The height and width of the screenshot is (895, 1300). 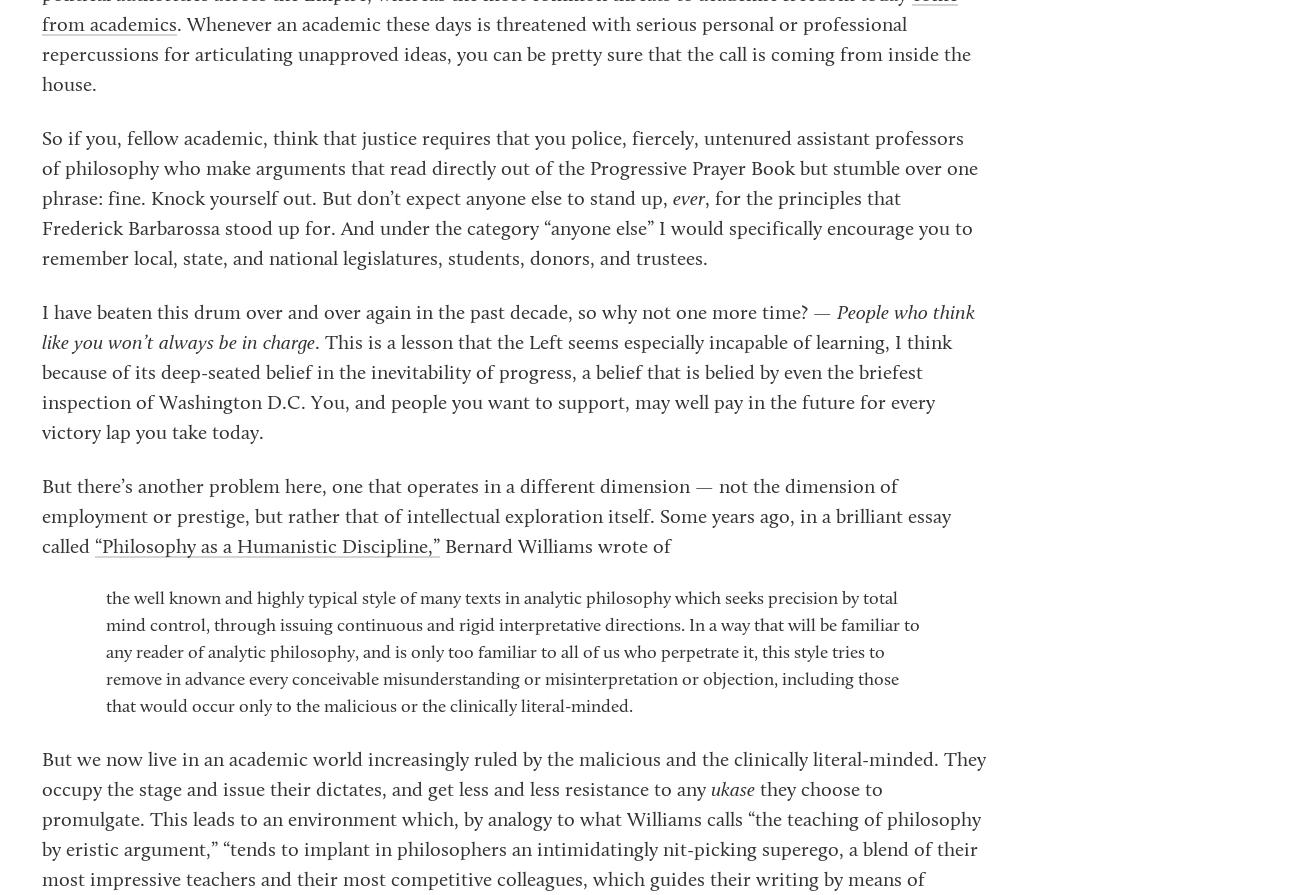 I want to click on 'But we now live in an academic world increasingly ruled by the malicious and the clinically literal-minded. They occupy the stage and issue their dictates, and get less and less resistance to any', so click(x=514, y=774).